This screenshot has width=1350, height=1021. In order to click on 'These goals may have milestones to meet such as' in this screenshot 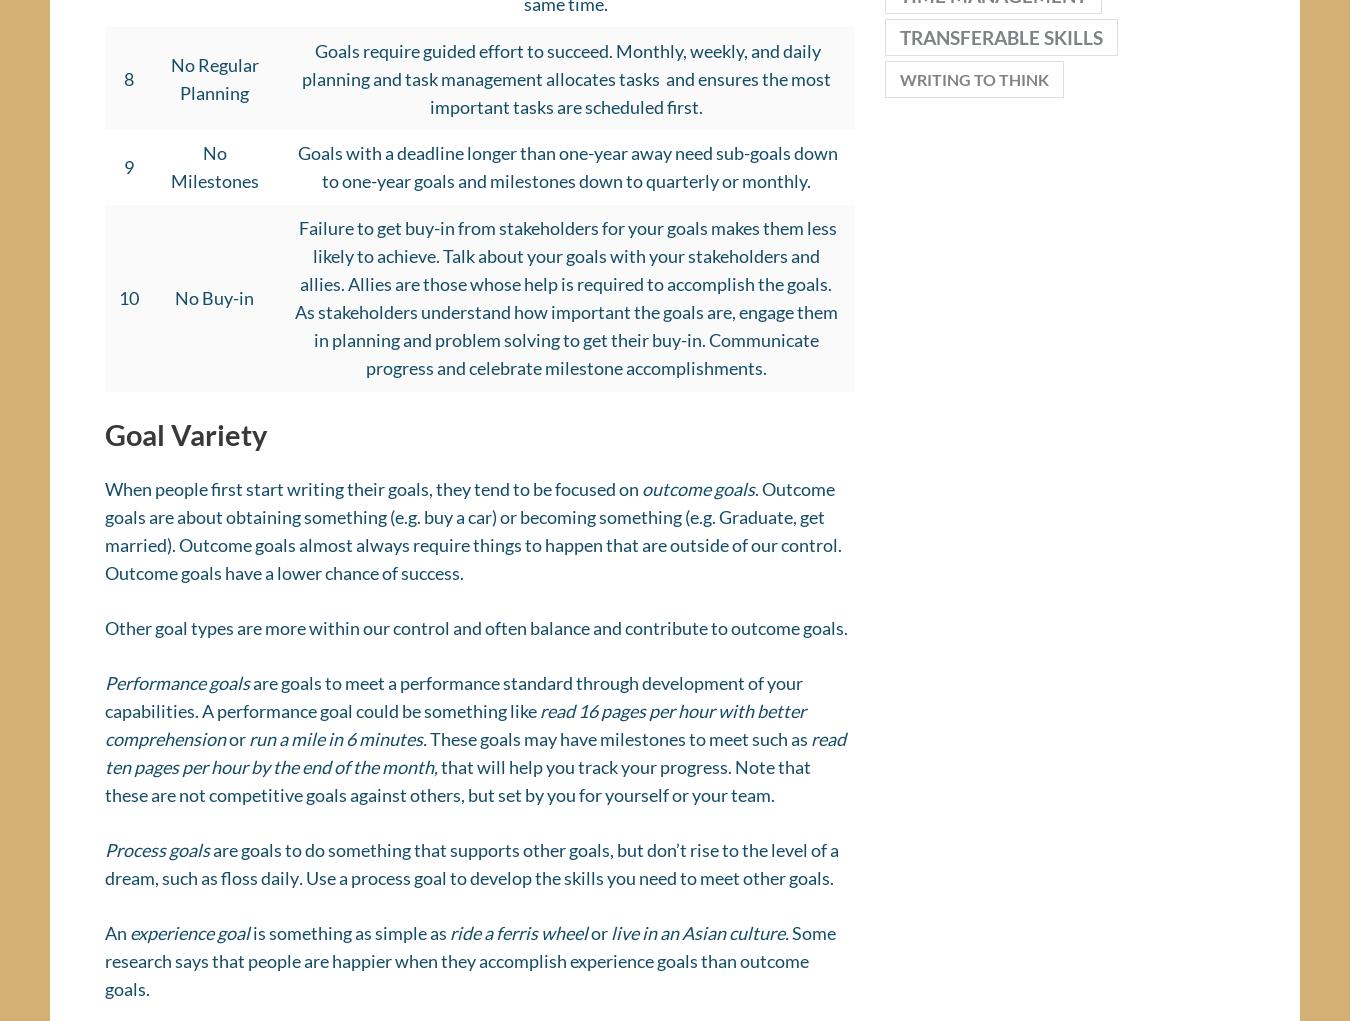, I will do `click(427, 744)`.